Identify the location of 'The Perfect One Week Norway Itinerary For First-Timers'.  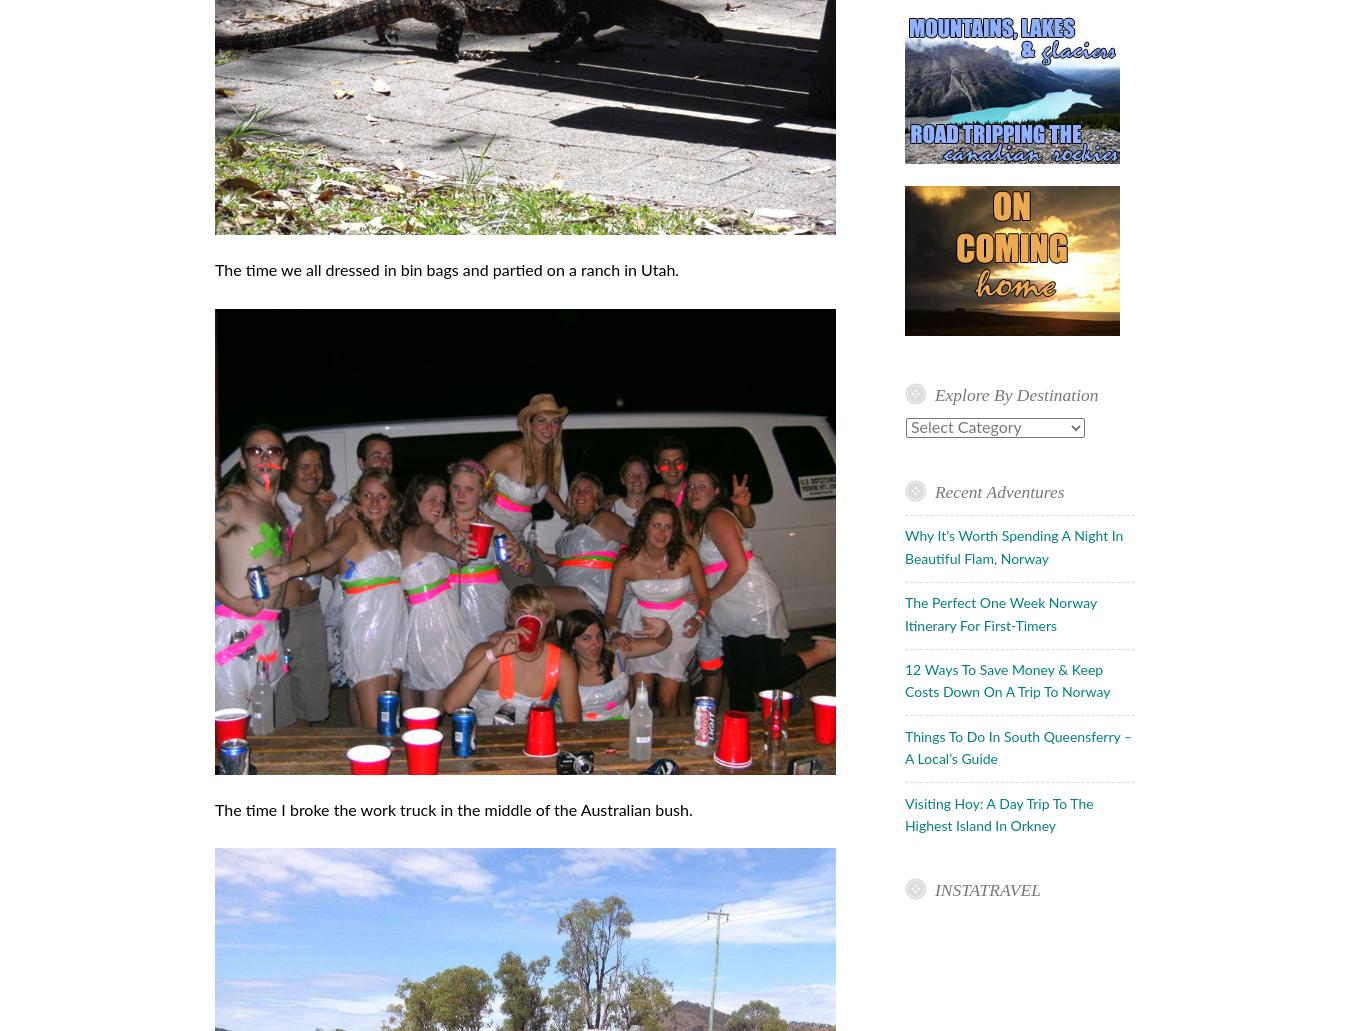
(999, 613).